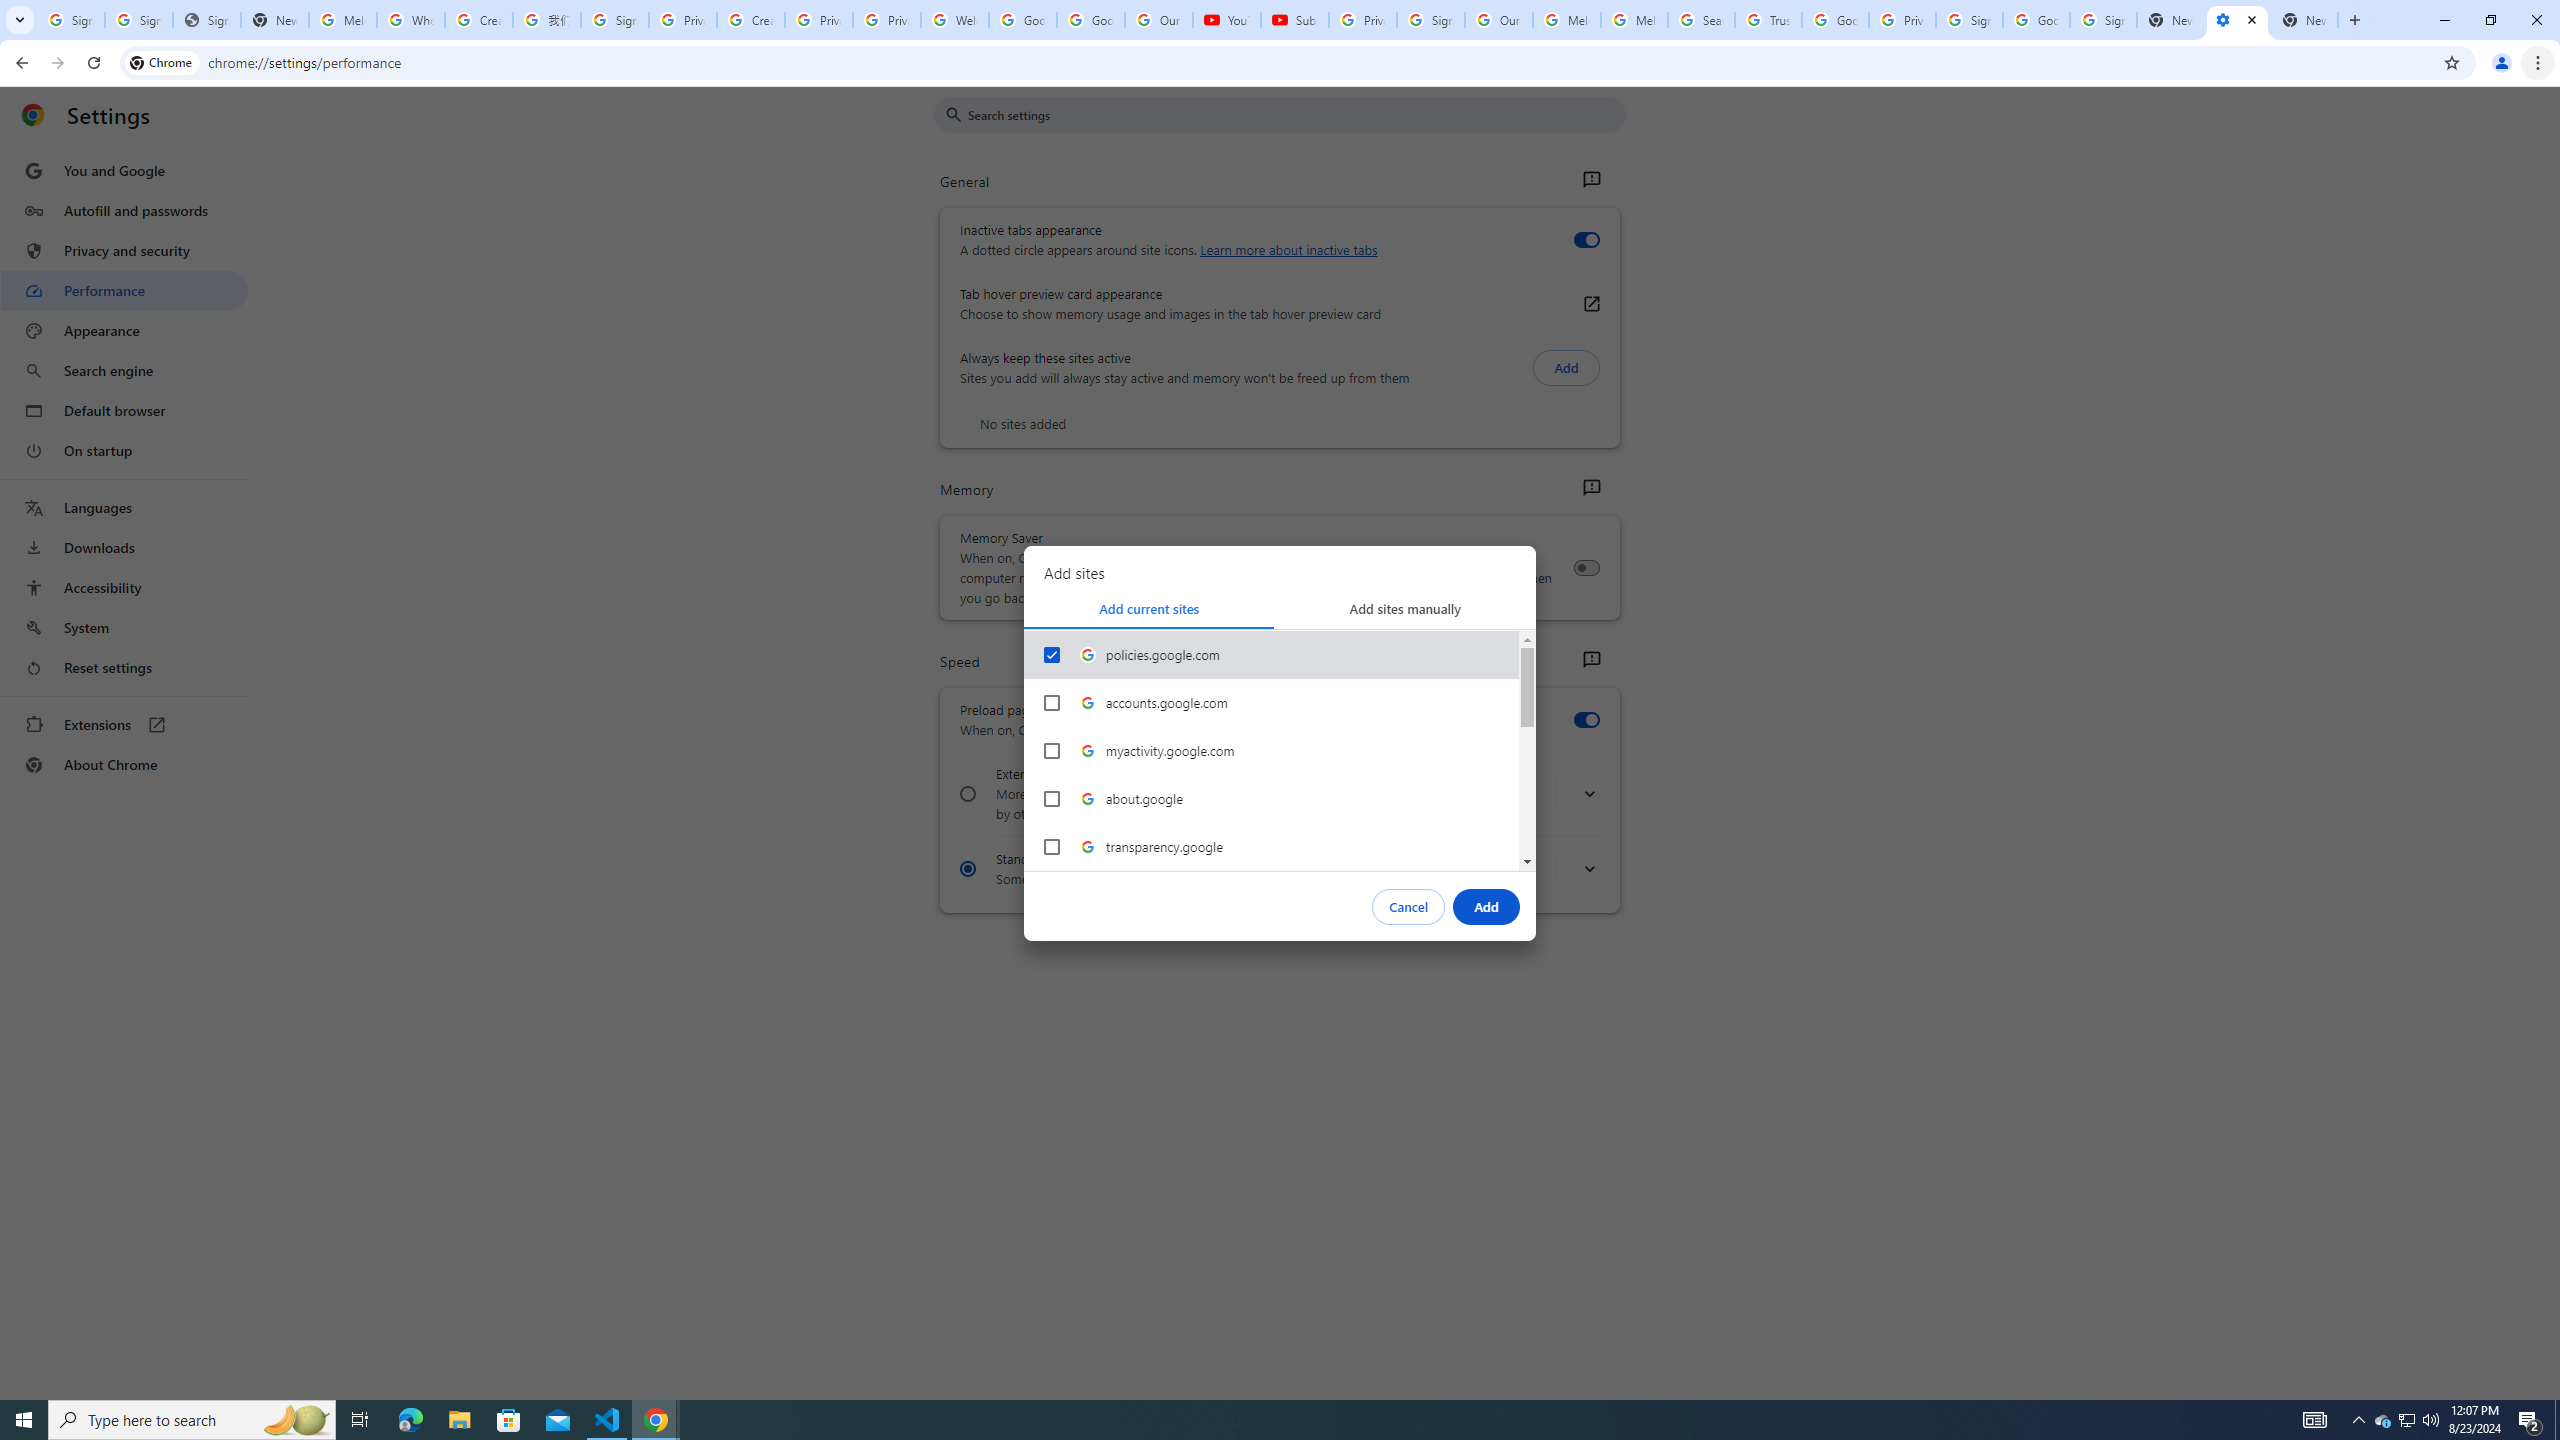 This screenshot has height=1440, width=2560. I want to click on 'Welcome to My Activity', so click(953, 19).